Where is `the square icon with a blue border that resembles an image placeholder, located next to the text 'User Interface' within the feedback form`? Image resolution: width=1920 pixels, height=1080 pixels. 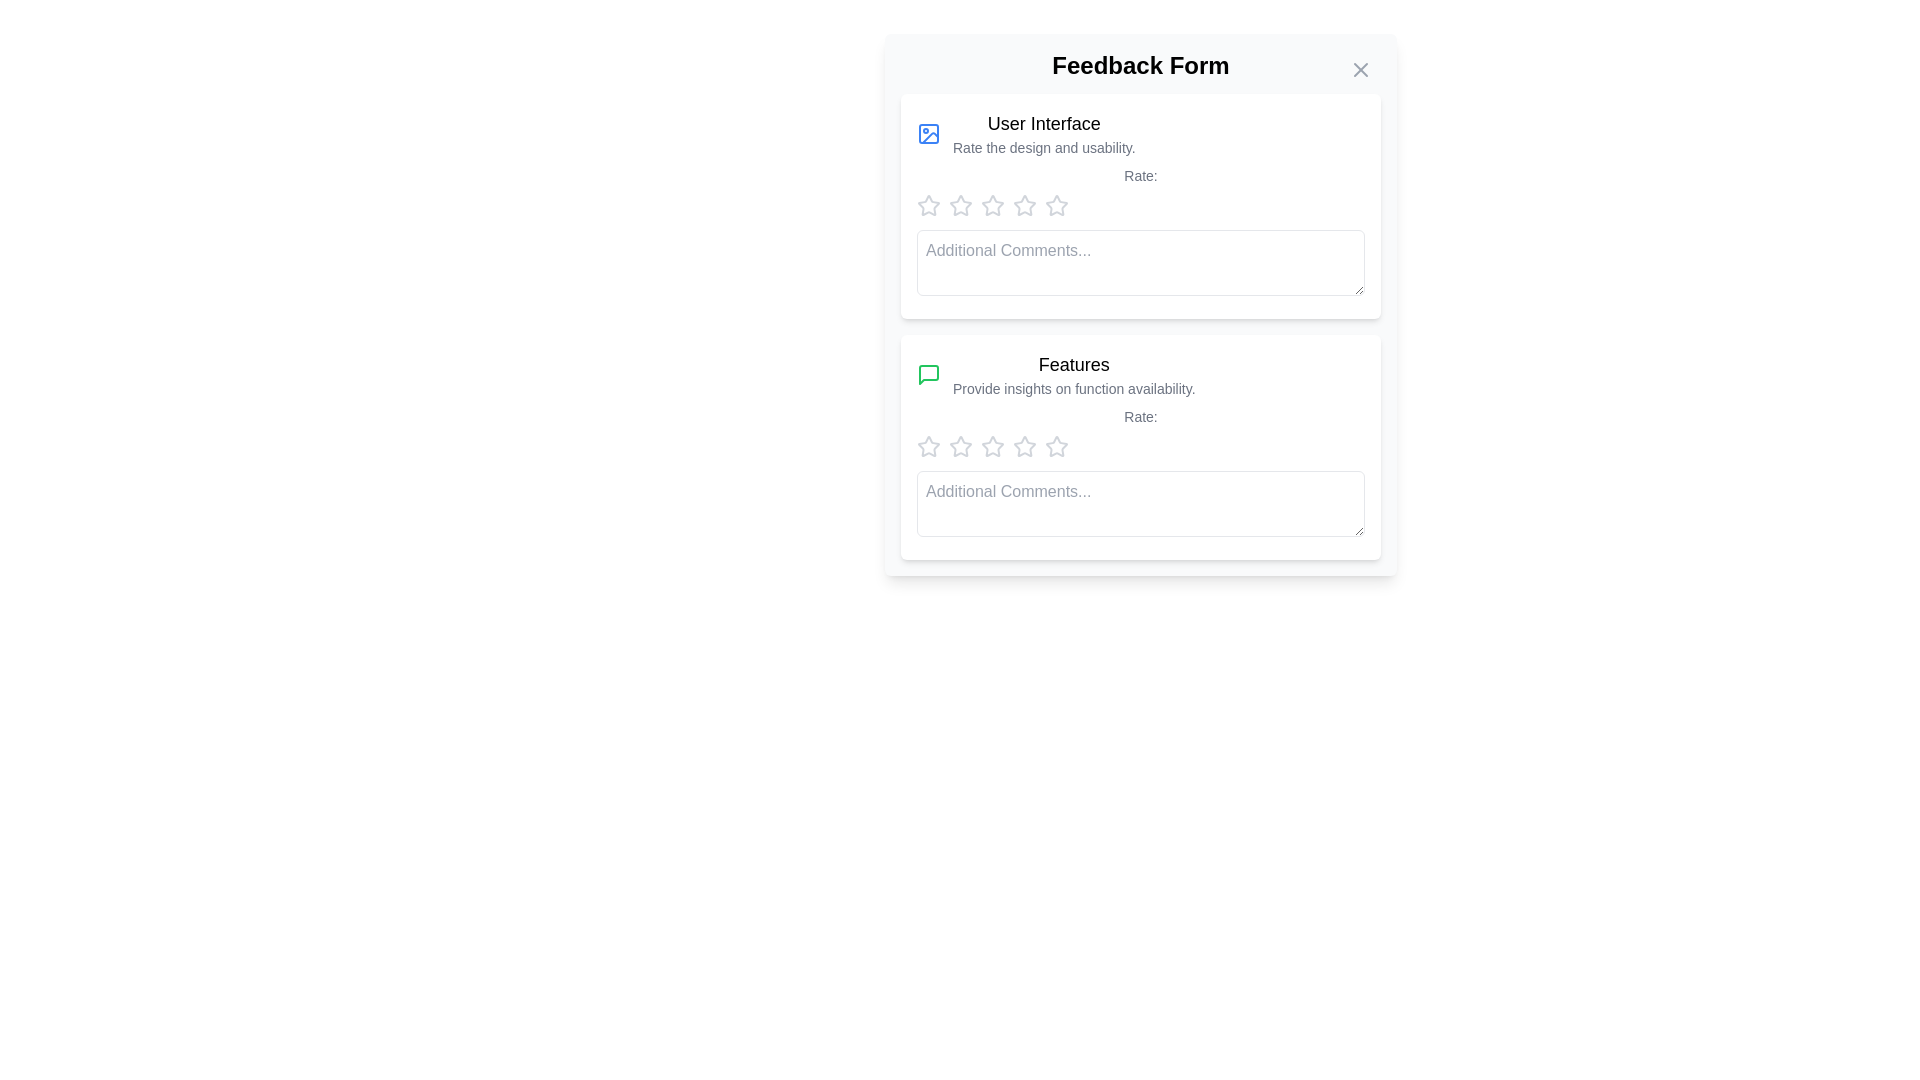 the square icon with a blue border that resembles an image placeholder, located next to the text 'User Interface' within the feedback form is located at coordinates (928, 134).